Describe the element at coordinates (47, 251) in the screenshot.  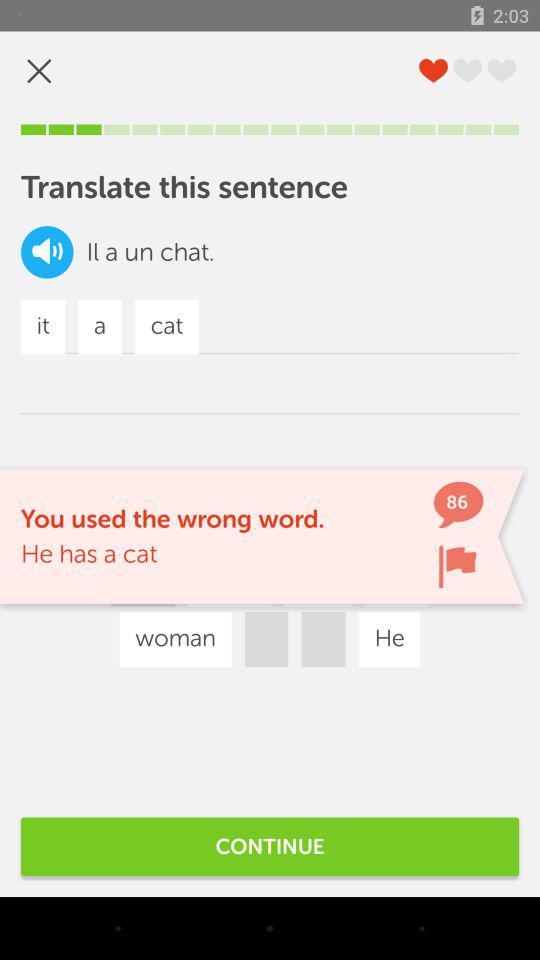
I see `the volume icon` at that location.